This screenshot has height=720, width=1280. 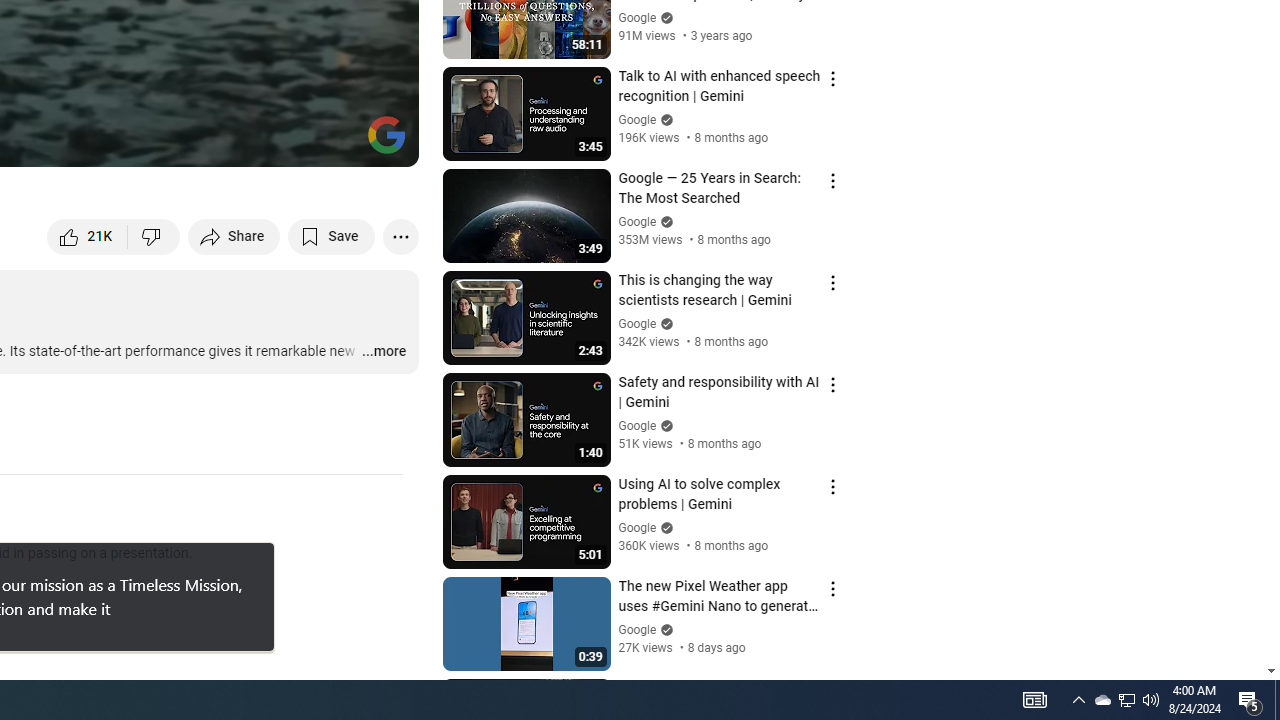 What do you see at coordinates (664, 628) in the screenshot?
I see `'Verified'` at bounding box center [664, 628].